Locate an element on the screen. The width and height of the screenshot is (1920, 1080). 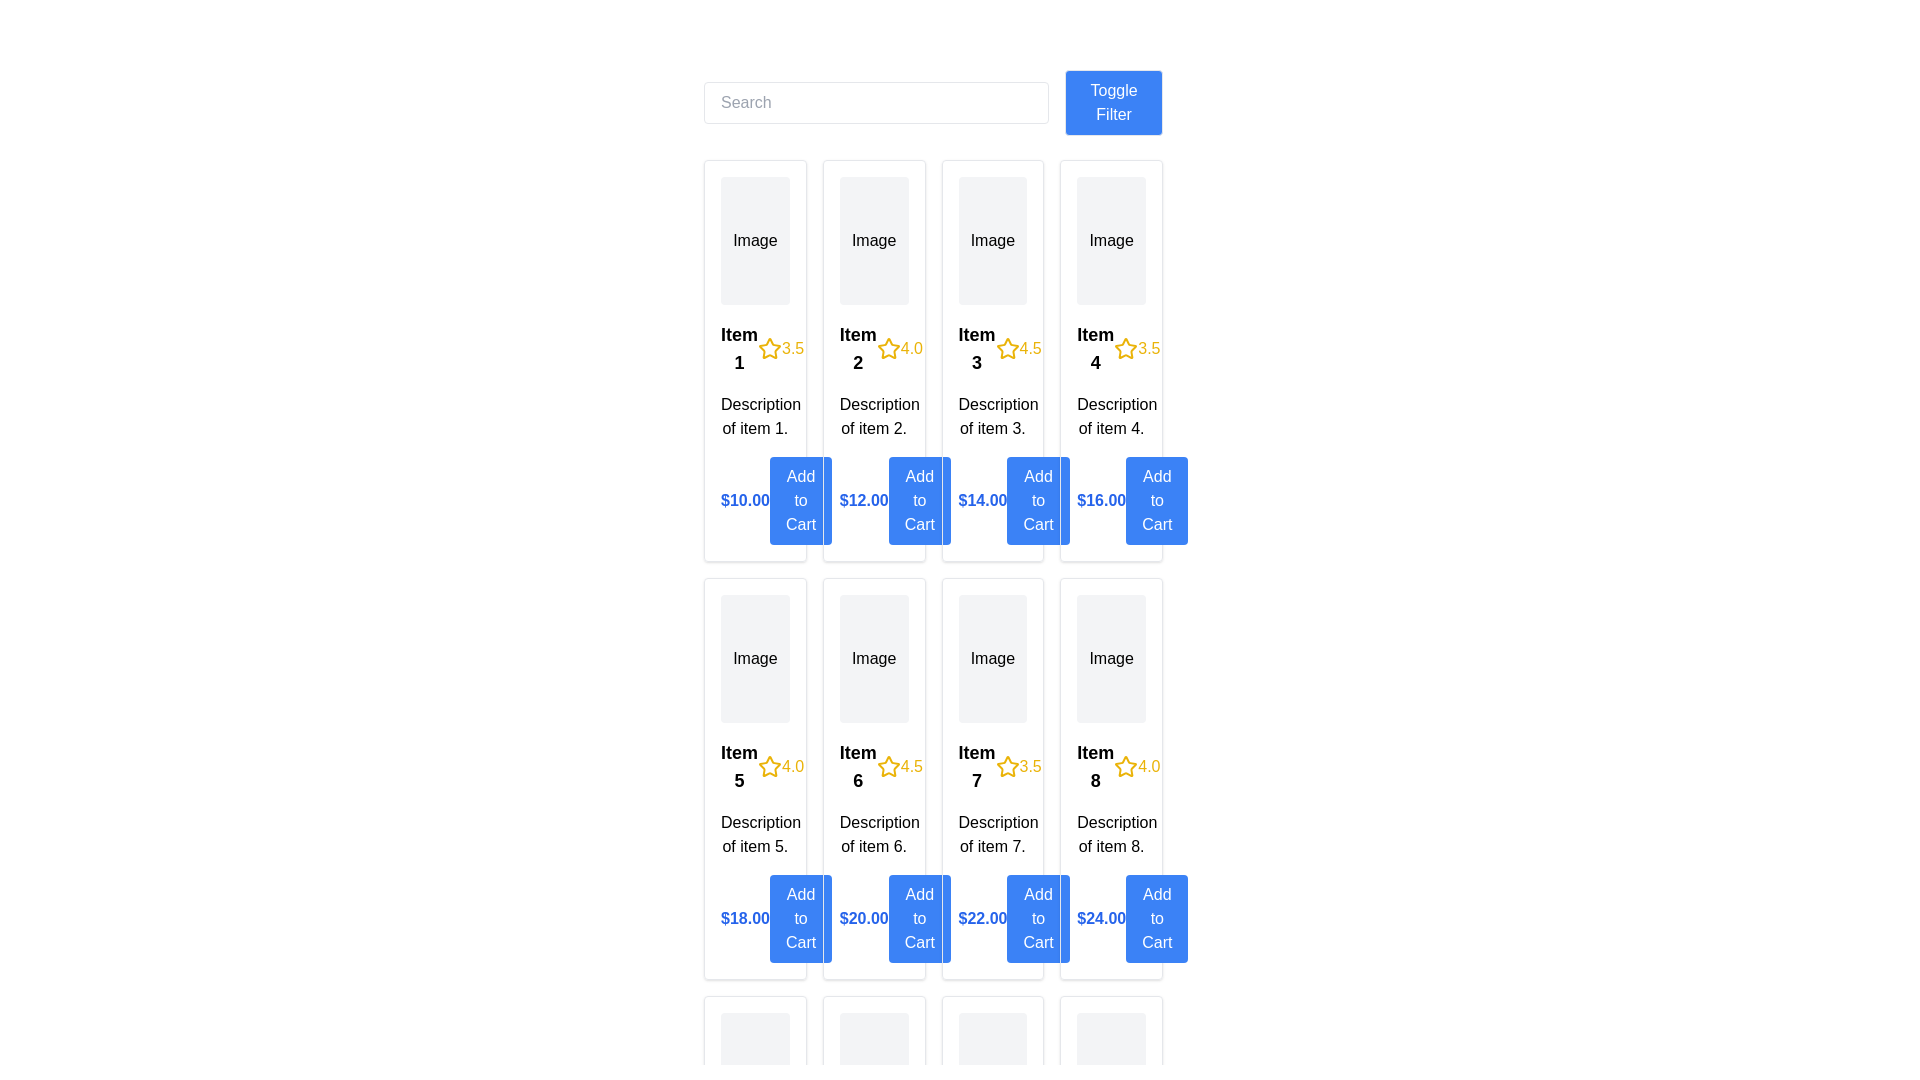
price displayed in the text label located in the second column of the grid layout, directly below the item description and above the 'Add to Cart' button is located at coordinates (864, 500).